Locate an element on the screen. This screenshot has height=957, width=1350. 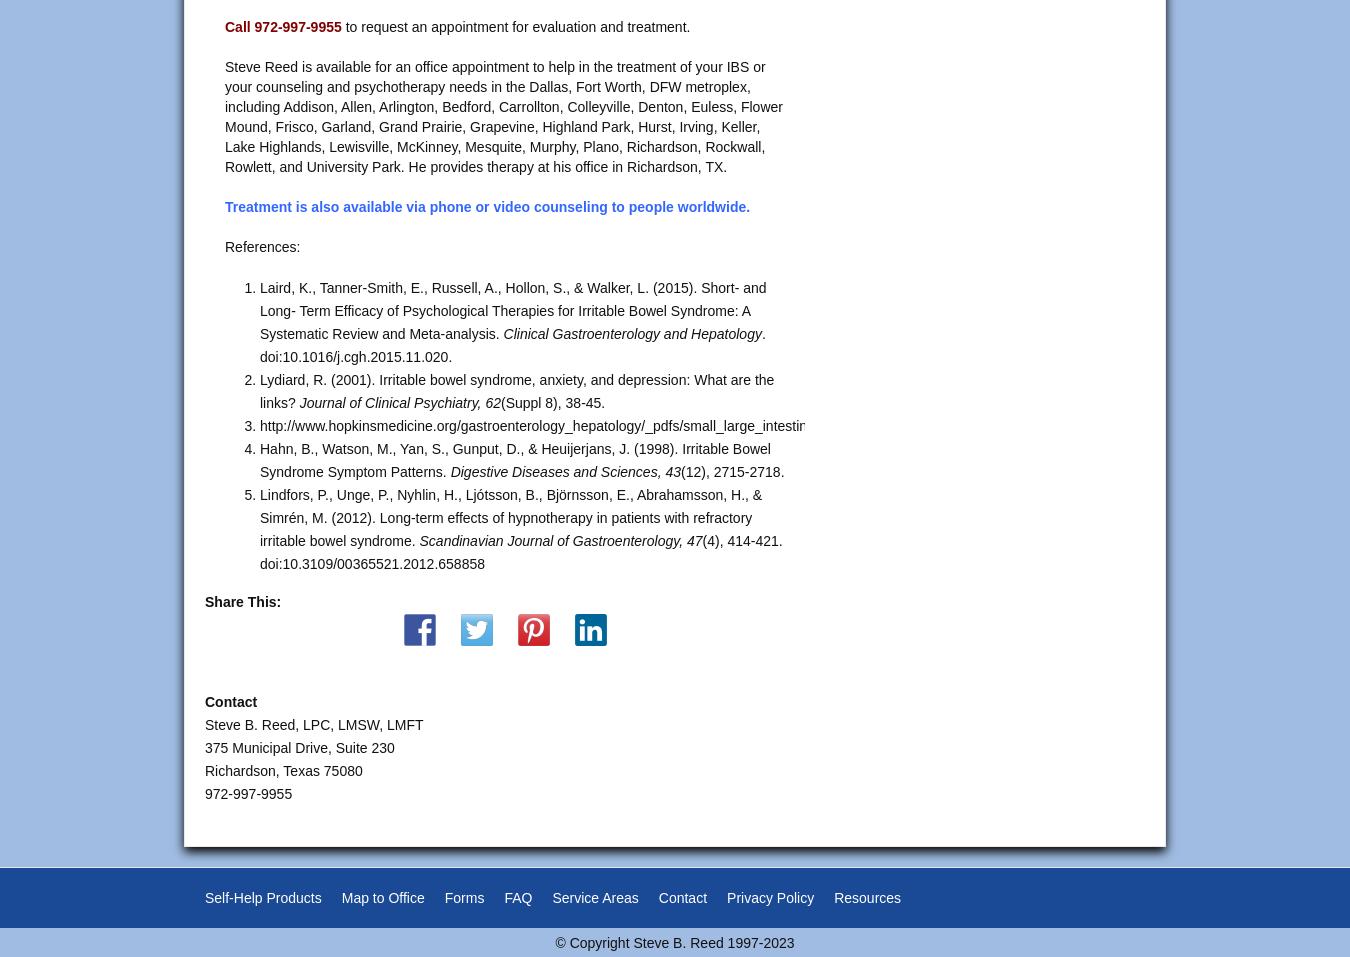
'to request an appointment for evaluation and treatment.' is located at coordinates (514, 25).